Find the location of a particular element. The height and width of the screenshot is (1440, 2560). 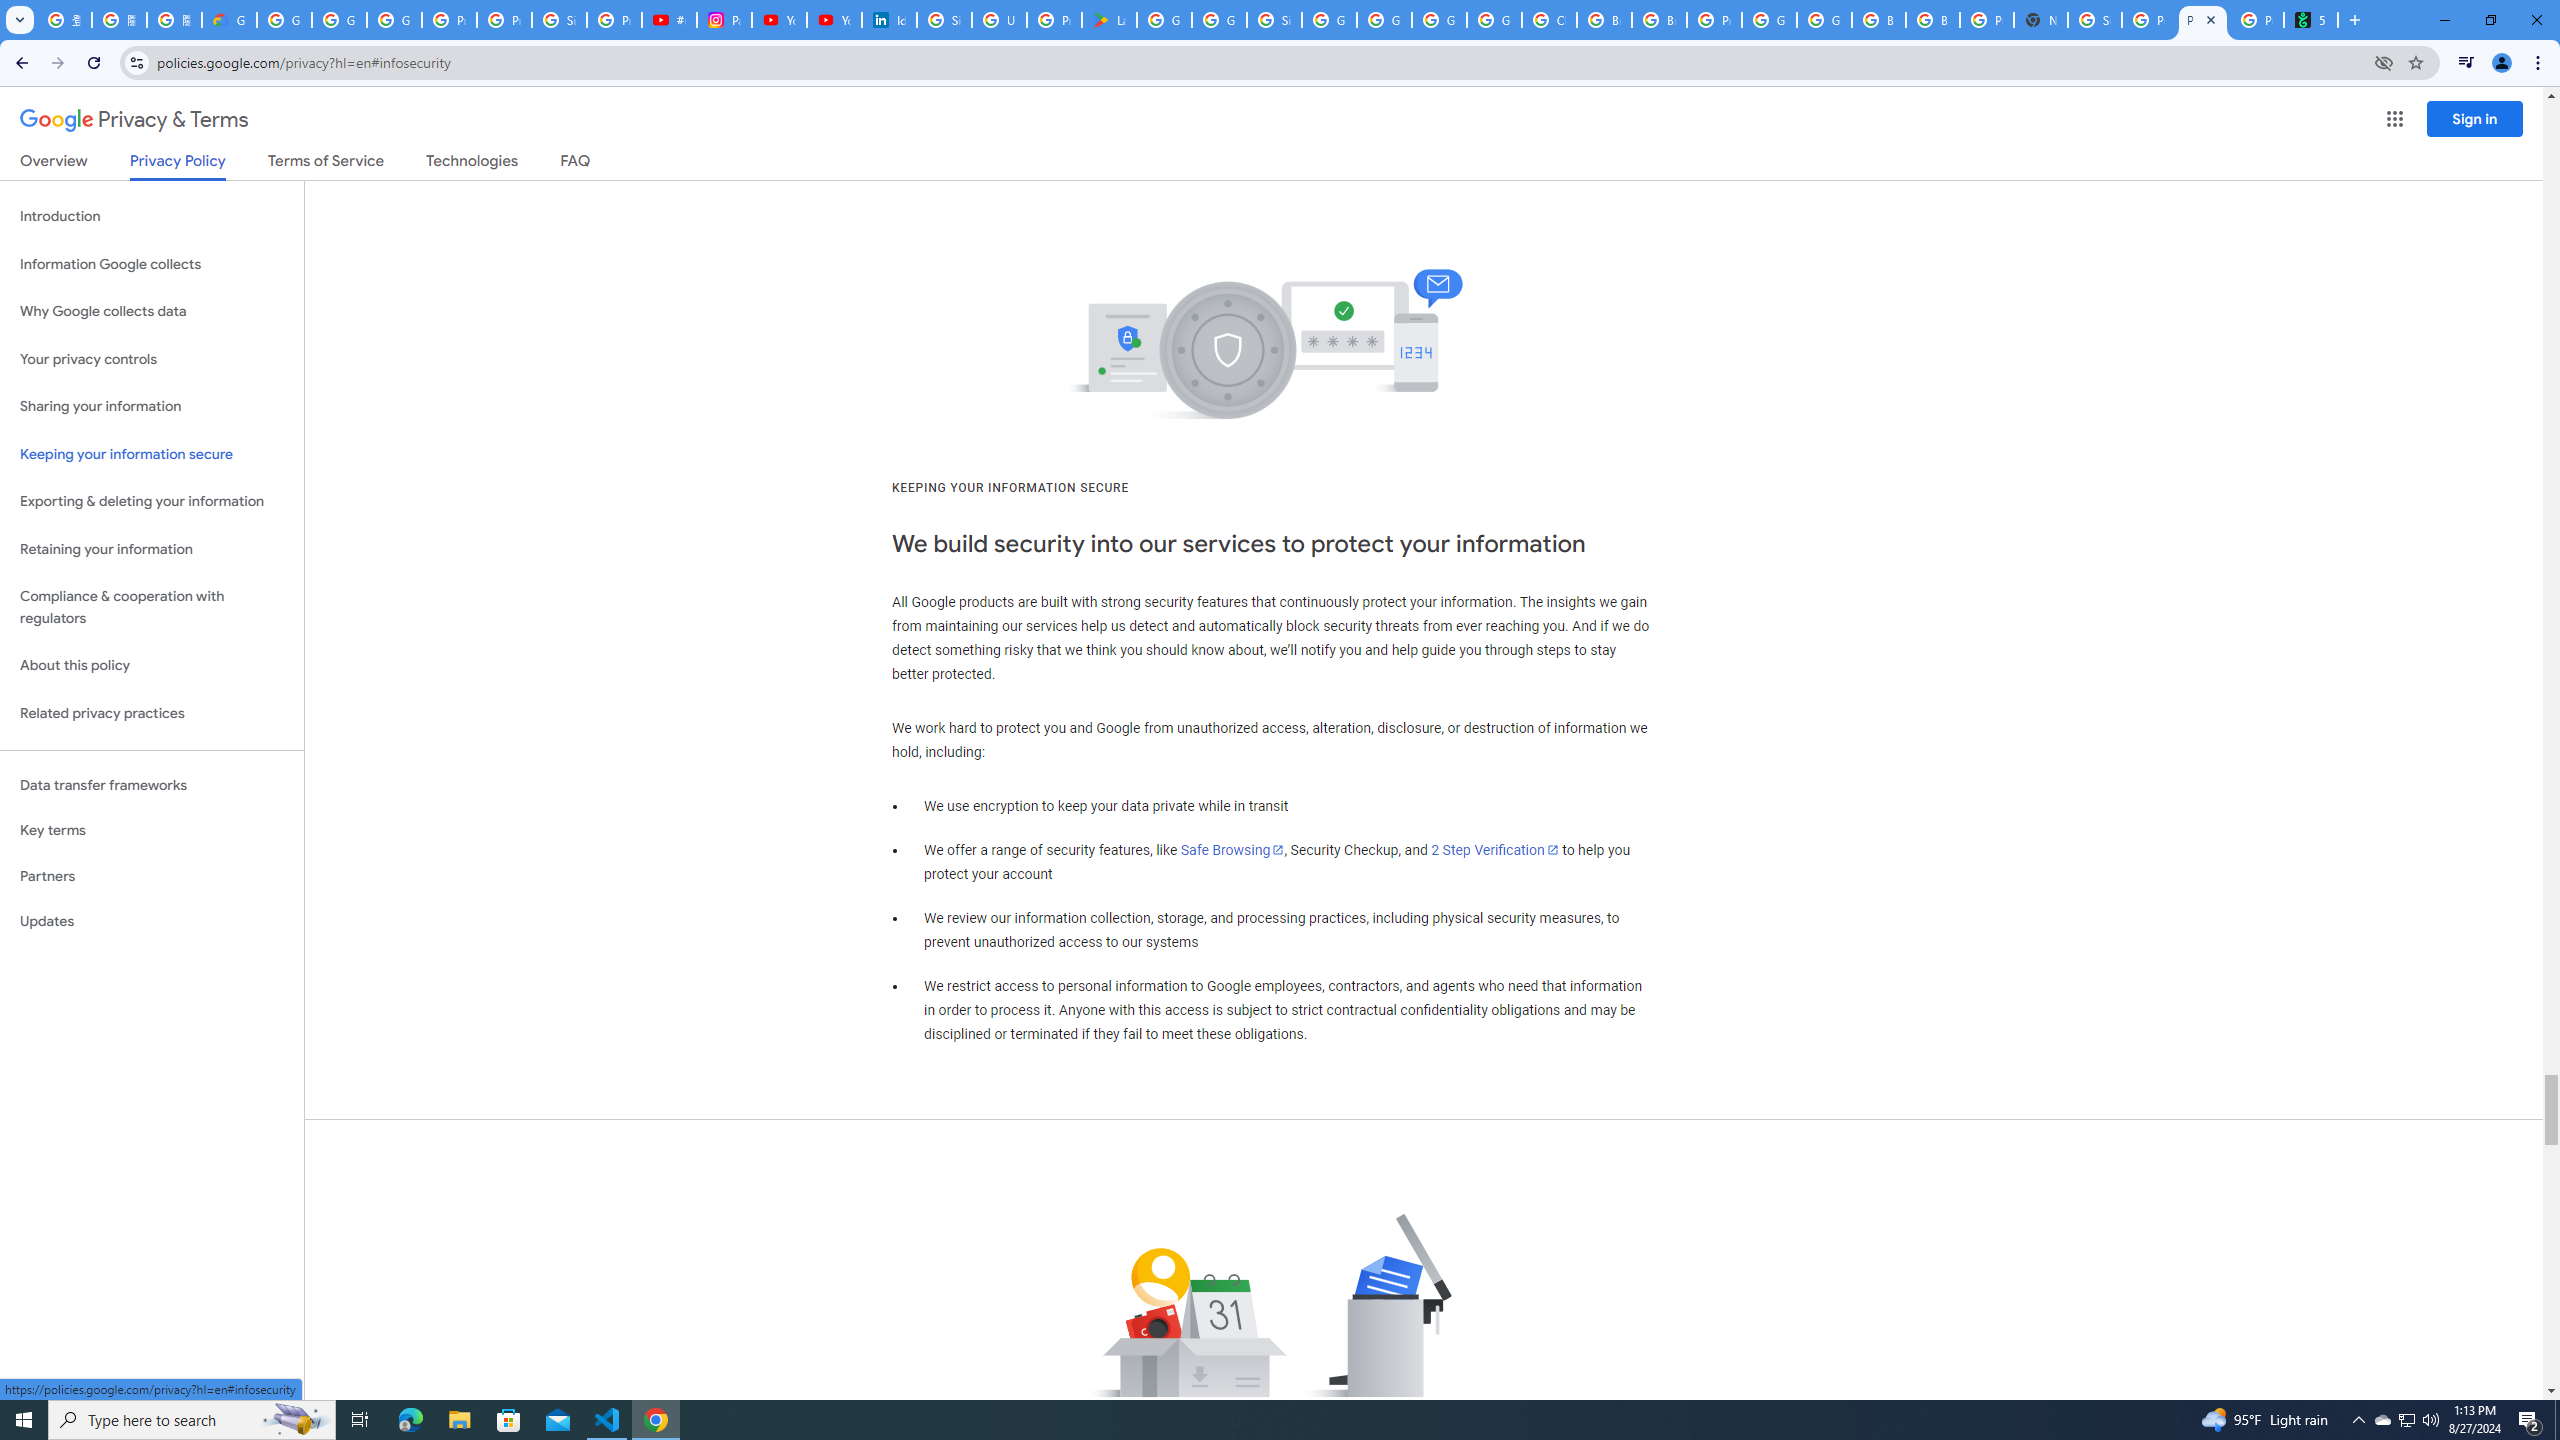

'Safe Browsing' is located at coordinates (1231, 850).